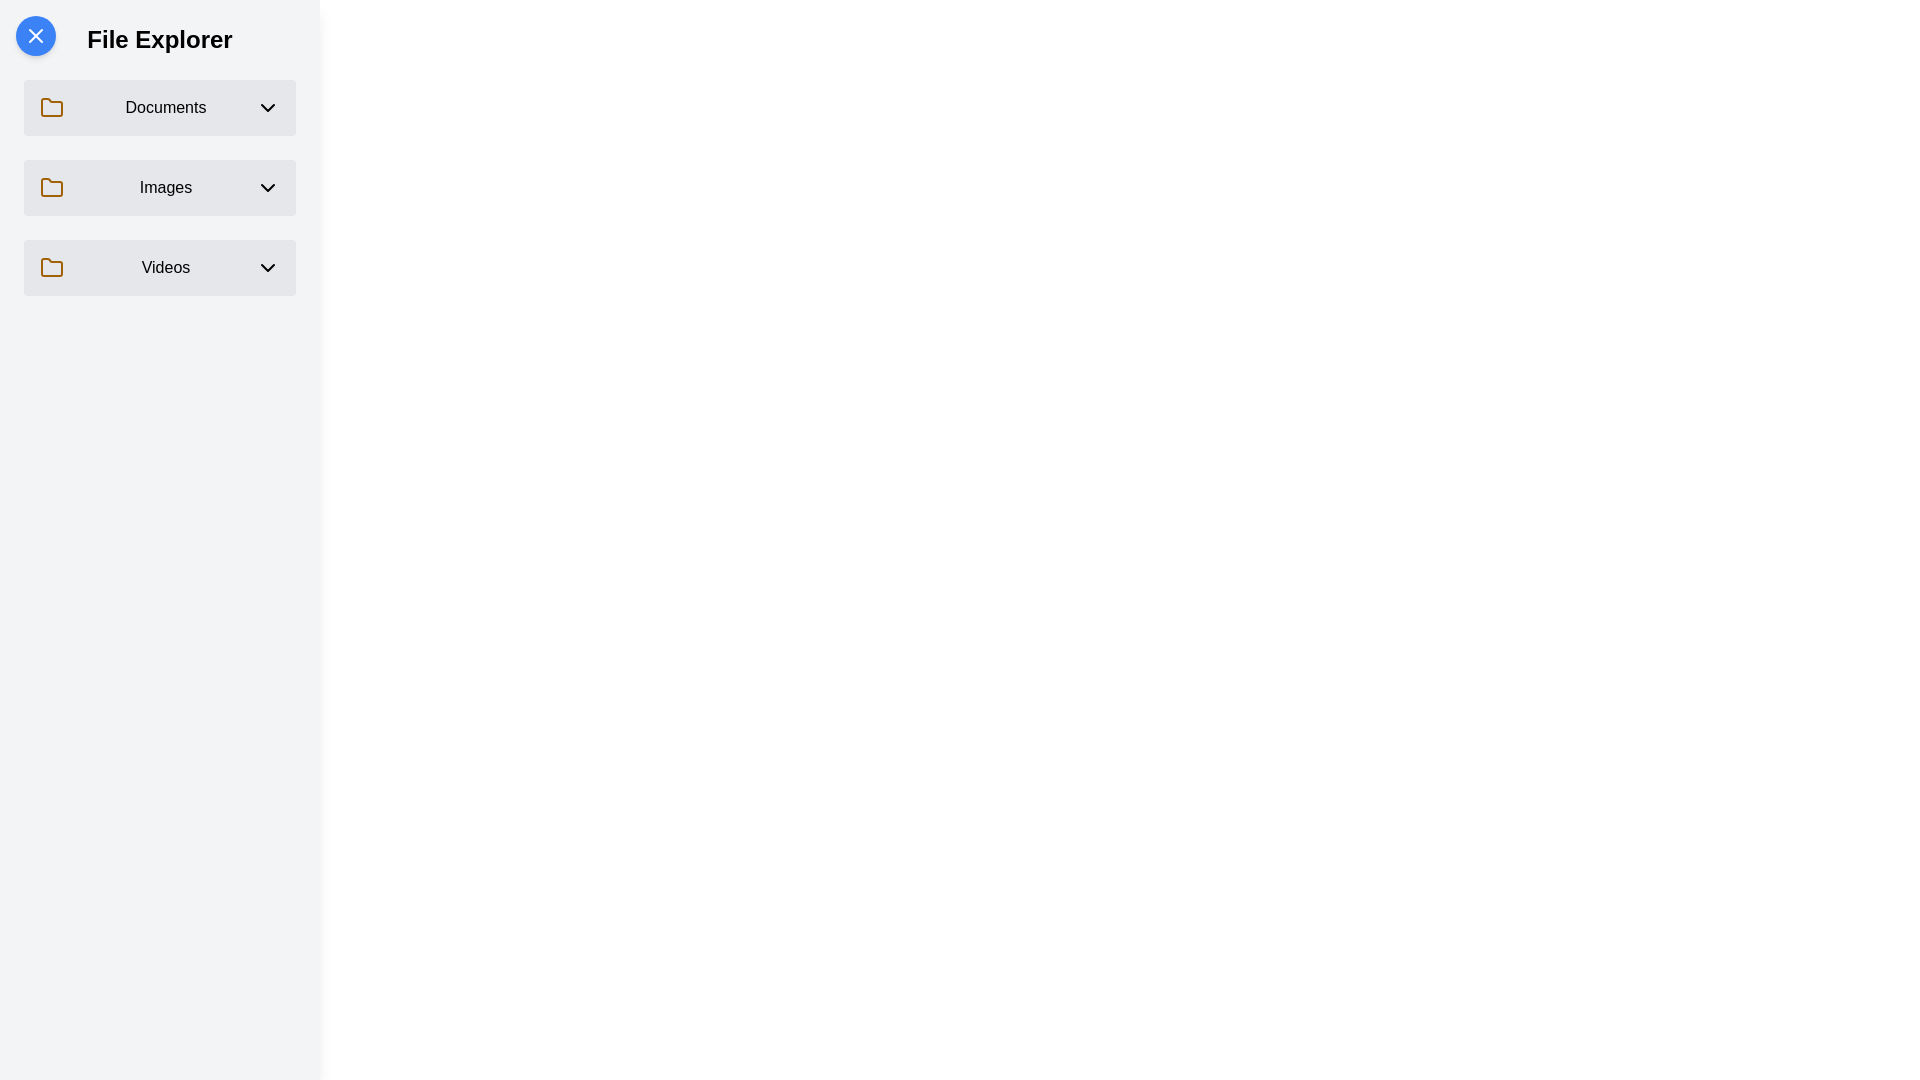  What do you see at coordinates (267, 266) in the screenshot?
I see `the downward-facing chevron icon for the 'Videos' dropdown, positioned to the right of the 'Videos' text label, to trigger potential visual feedback` at bounding box center [267, 266].